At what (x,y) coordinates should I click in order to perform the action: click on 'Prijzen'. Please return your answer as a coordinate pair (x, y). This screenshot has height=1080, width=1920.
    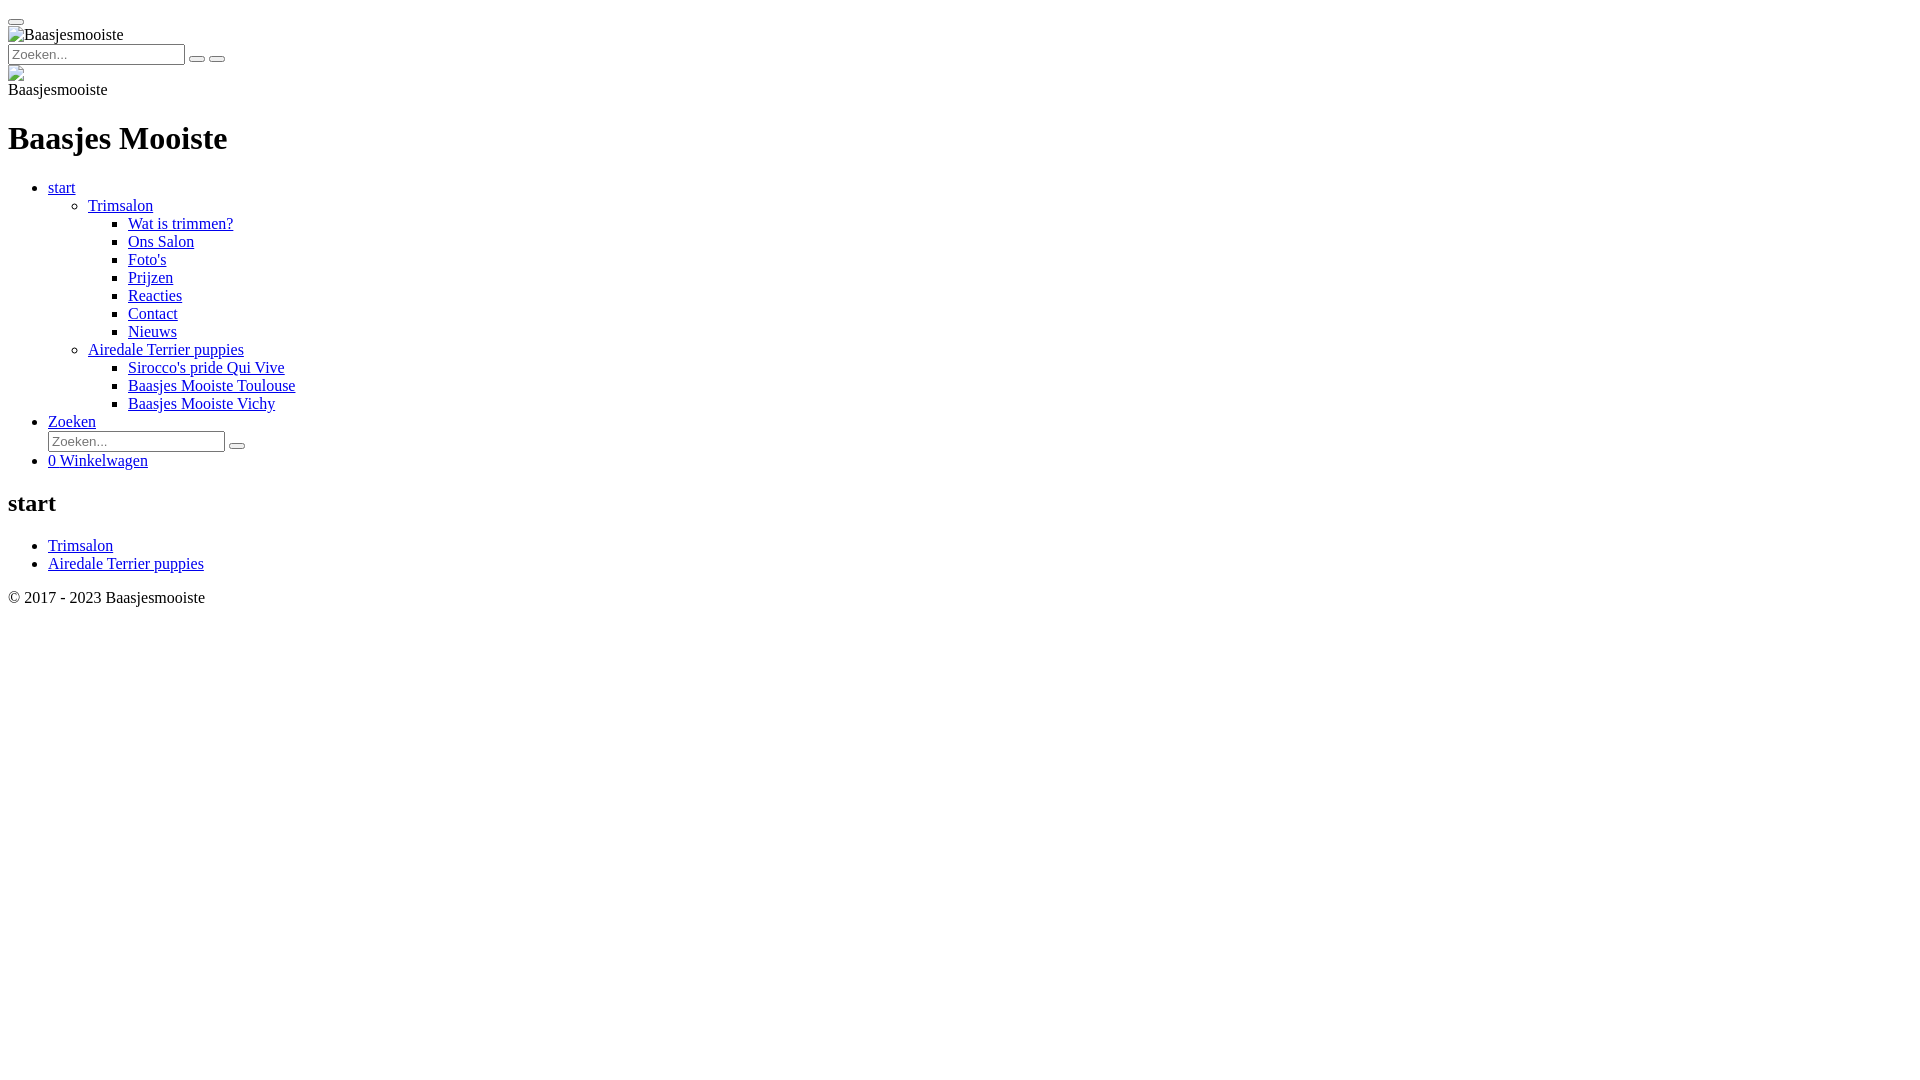
    Looking at the image, I should click on (149, 277).